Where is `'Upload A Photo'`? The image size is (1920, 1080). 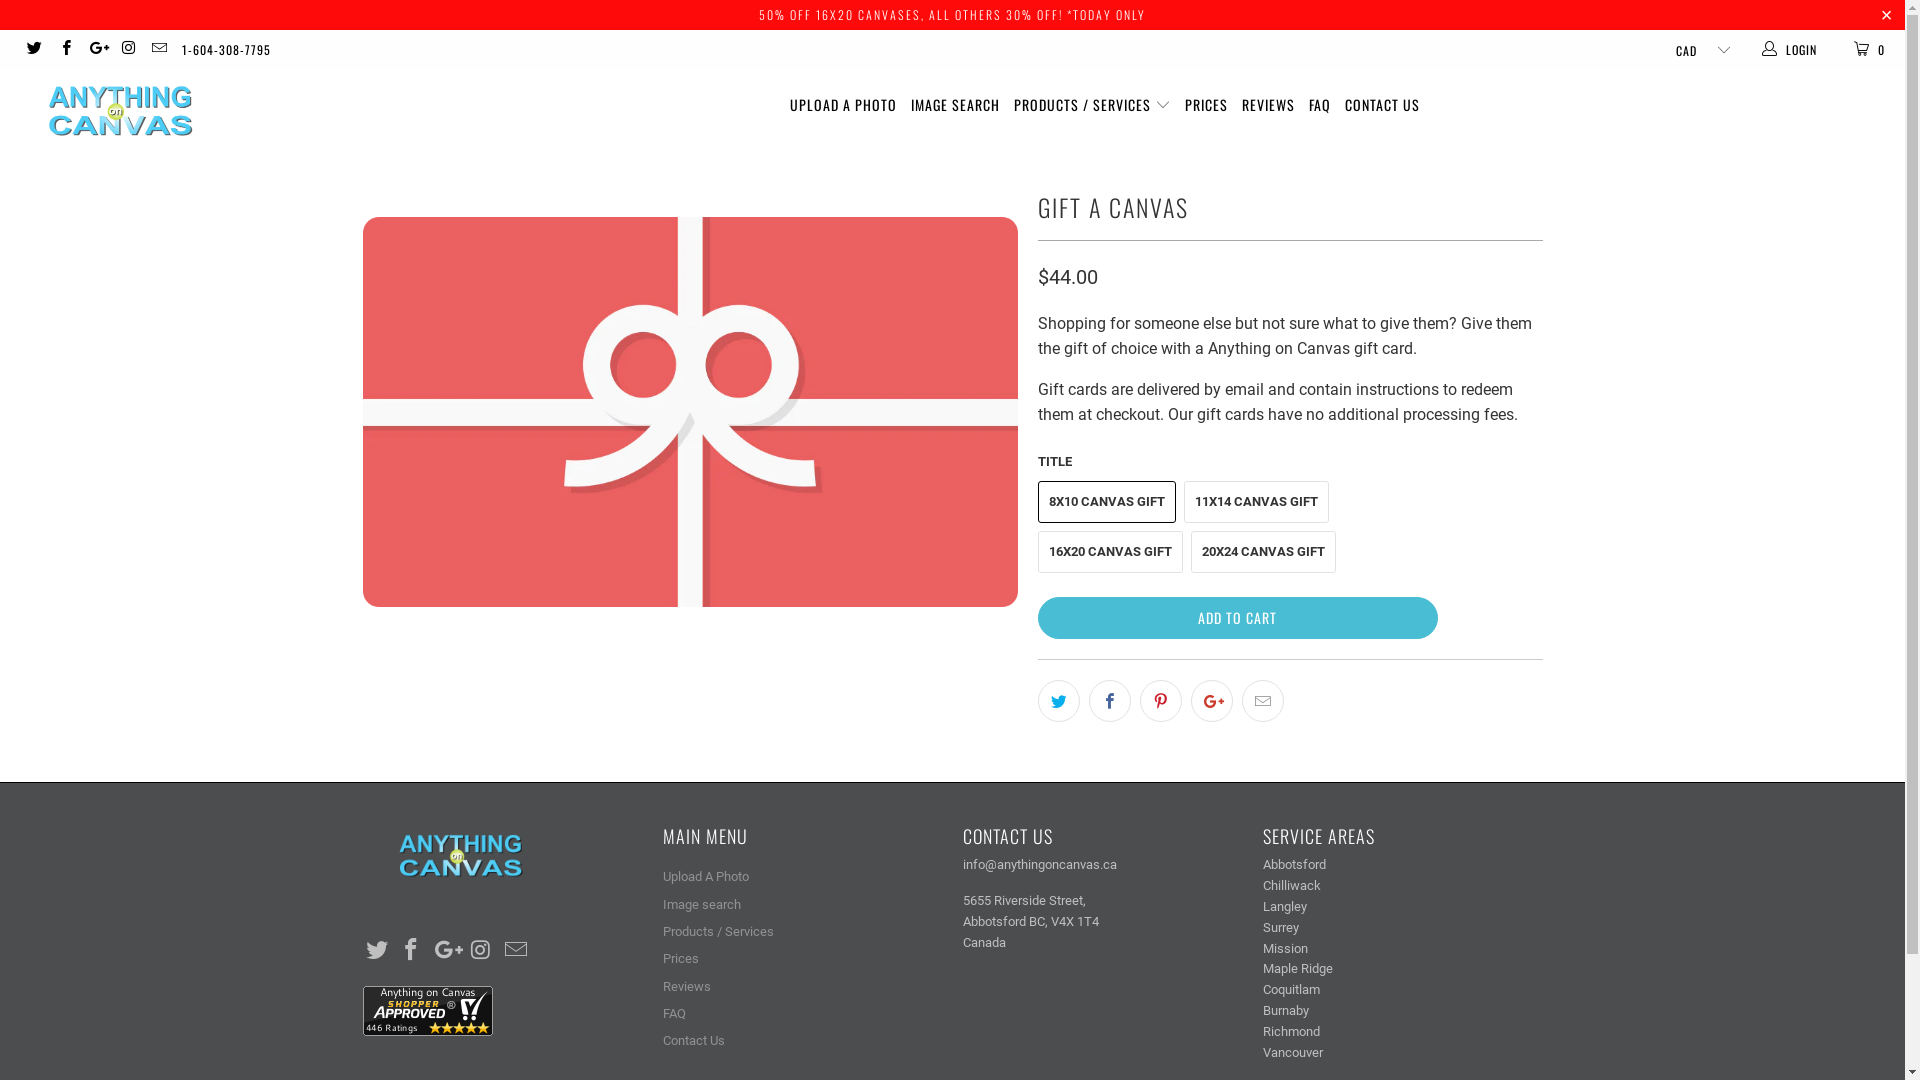 'Upload A Photo' is located at coordinates (705, 875).